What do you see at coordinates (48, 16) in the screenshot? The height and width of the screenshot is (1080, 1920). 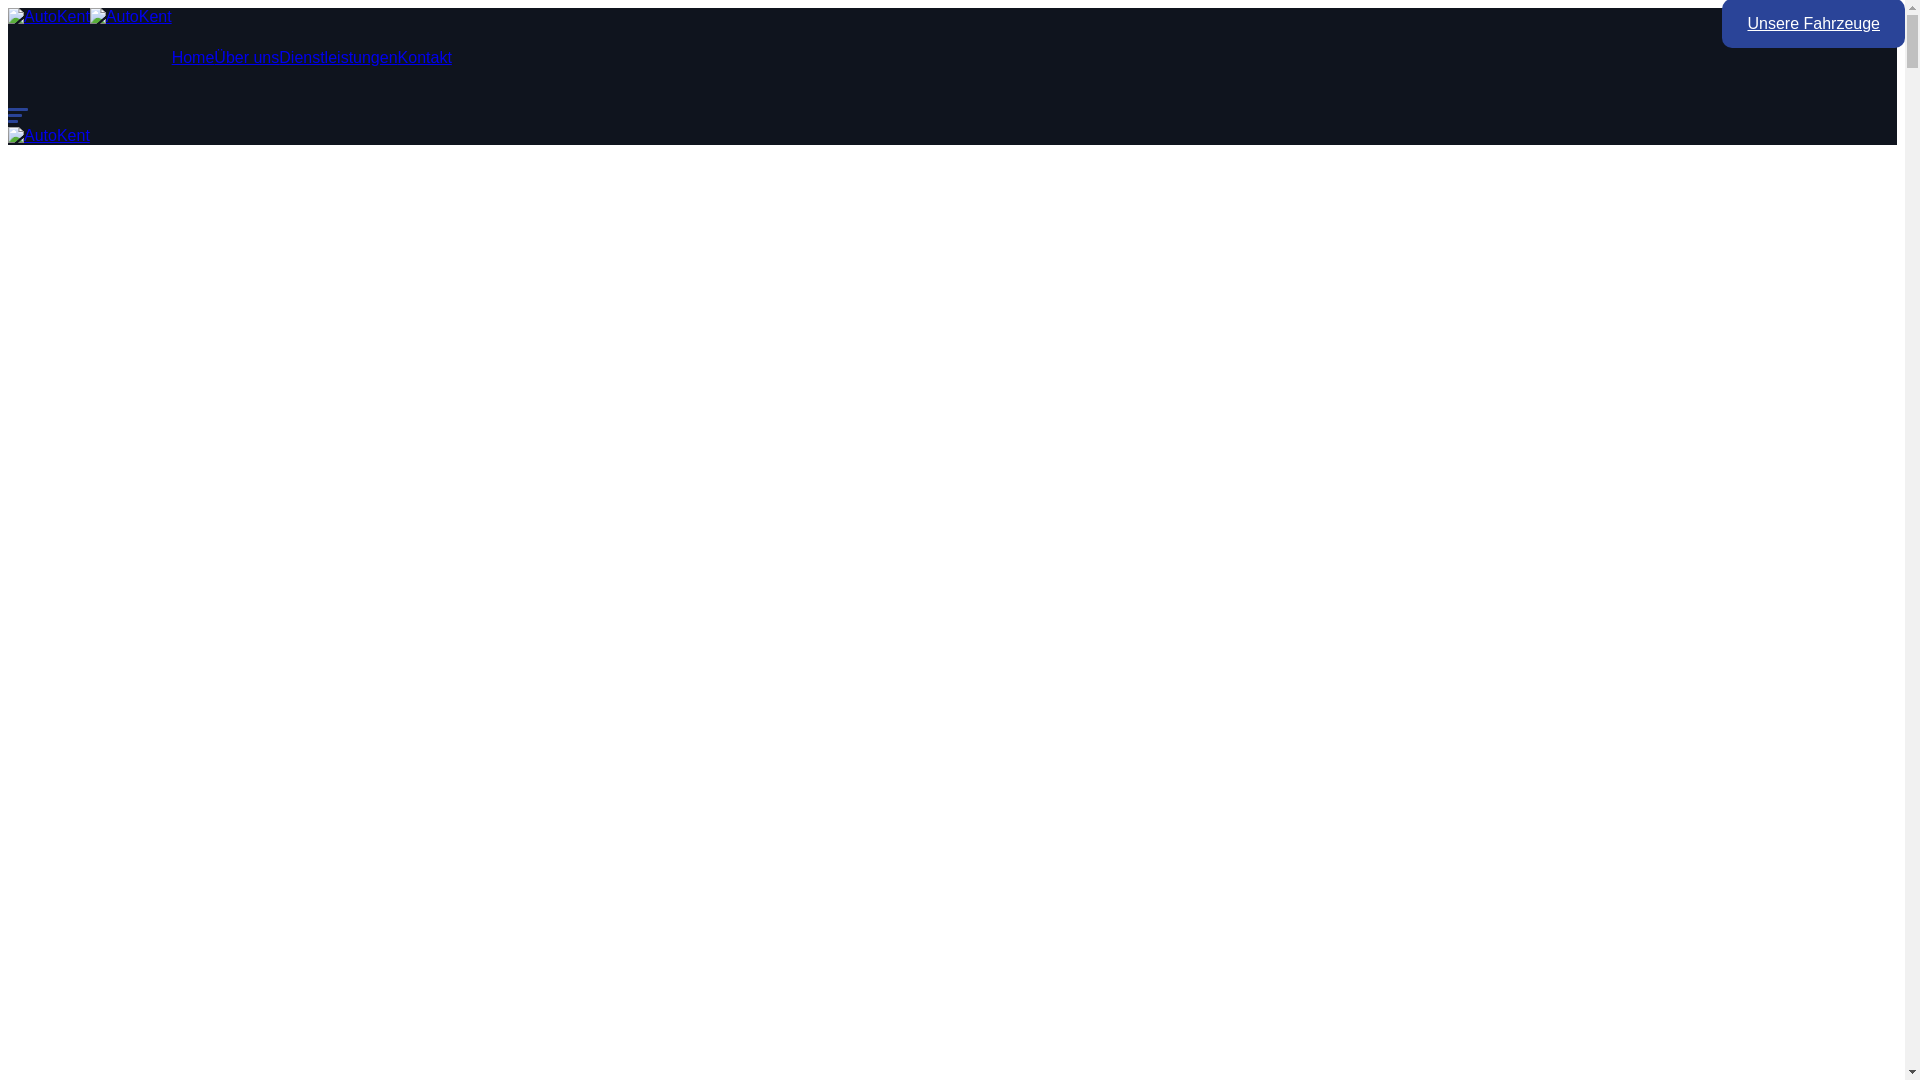 I see `'AutoKent'` at bounding box center [48, 16].